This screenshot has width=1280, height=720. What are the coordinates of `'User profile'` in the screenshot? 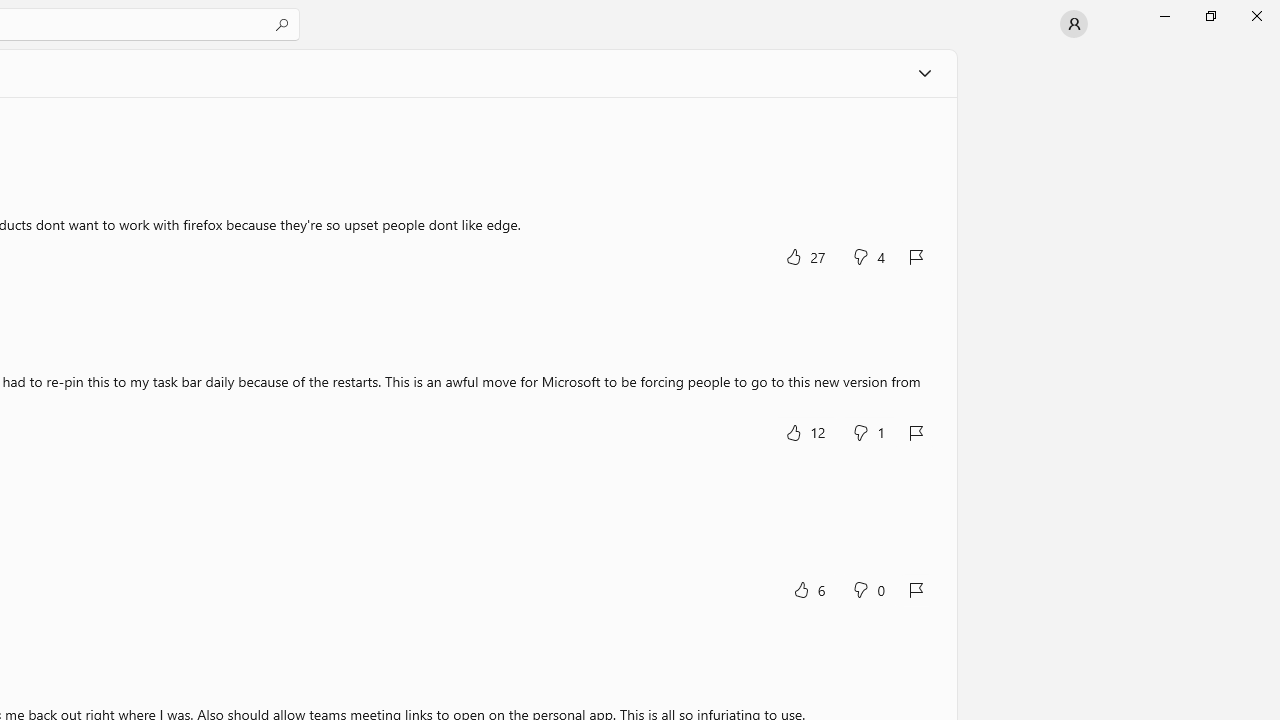 It's located at (1072, 24).